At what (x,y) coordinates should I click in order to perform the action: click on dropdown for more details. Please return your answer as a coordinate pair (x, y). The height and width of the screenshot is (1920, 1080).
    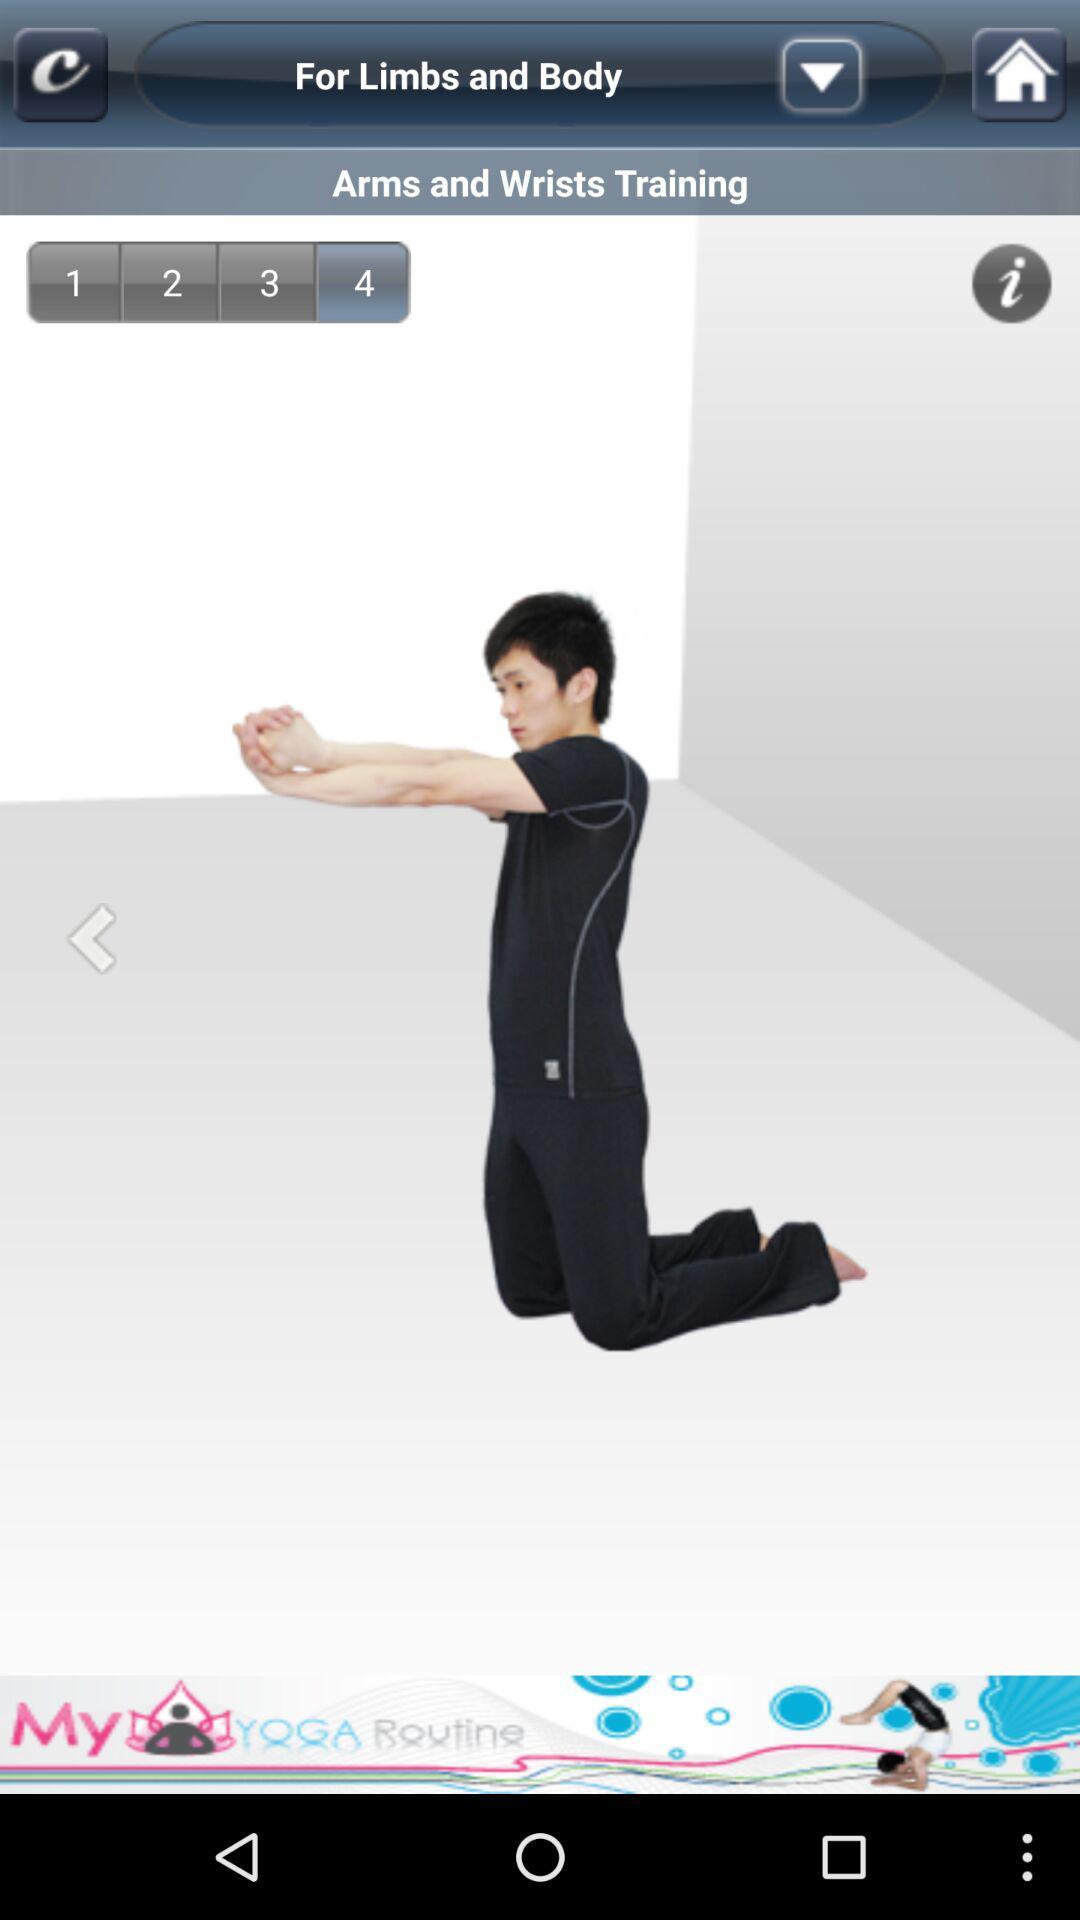
    Looking at the image, I should click on (853, 75).